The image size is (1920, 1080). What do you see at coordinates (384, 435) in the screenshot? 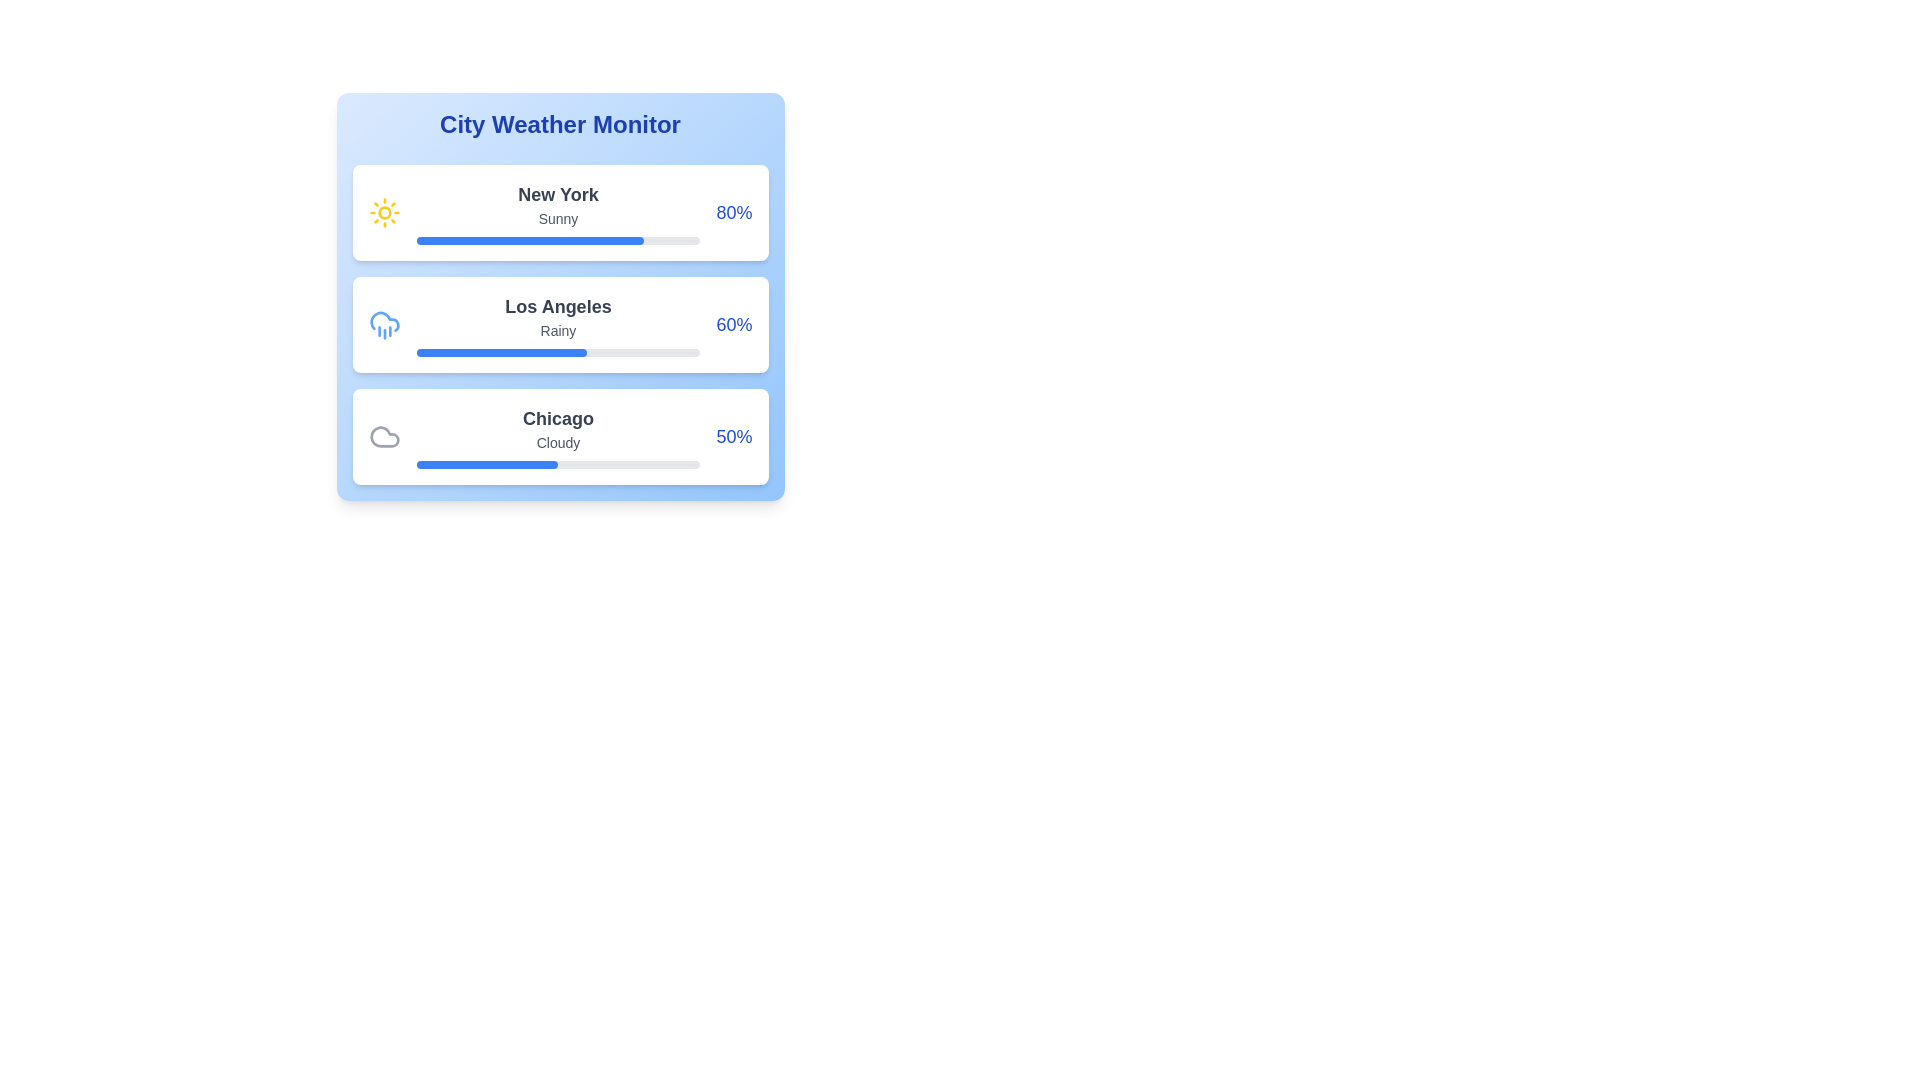
I see `the cloud-shaped icon located in the Chicago weather card, positioned to the left of the 'Chicago' and 'Cloudy' text` at bounding box center [384, 435].